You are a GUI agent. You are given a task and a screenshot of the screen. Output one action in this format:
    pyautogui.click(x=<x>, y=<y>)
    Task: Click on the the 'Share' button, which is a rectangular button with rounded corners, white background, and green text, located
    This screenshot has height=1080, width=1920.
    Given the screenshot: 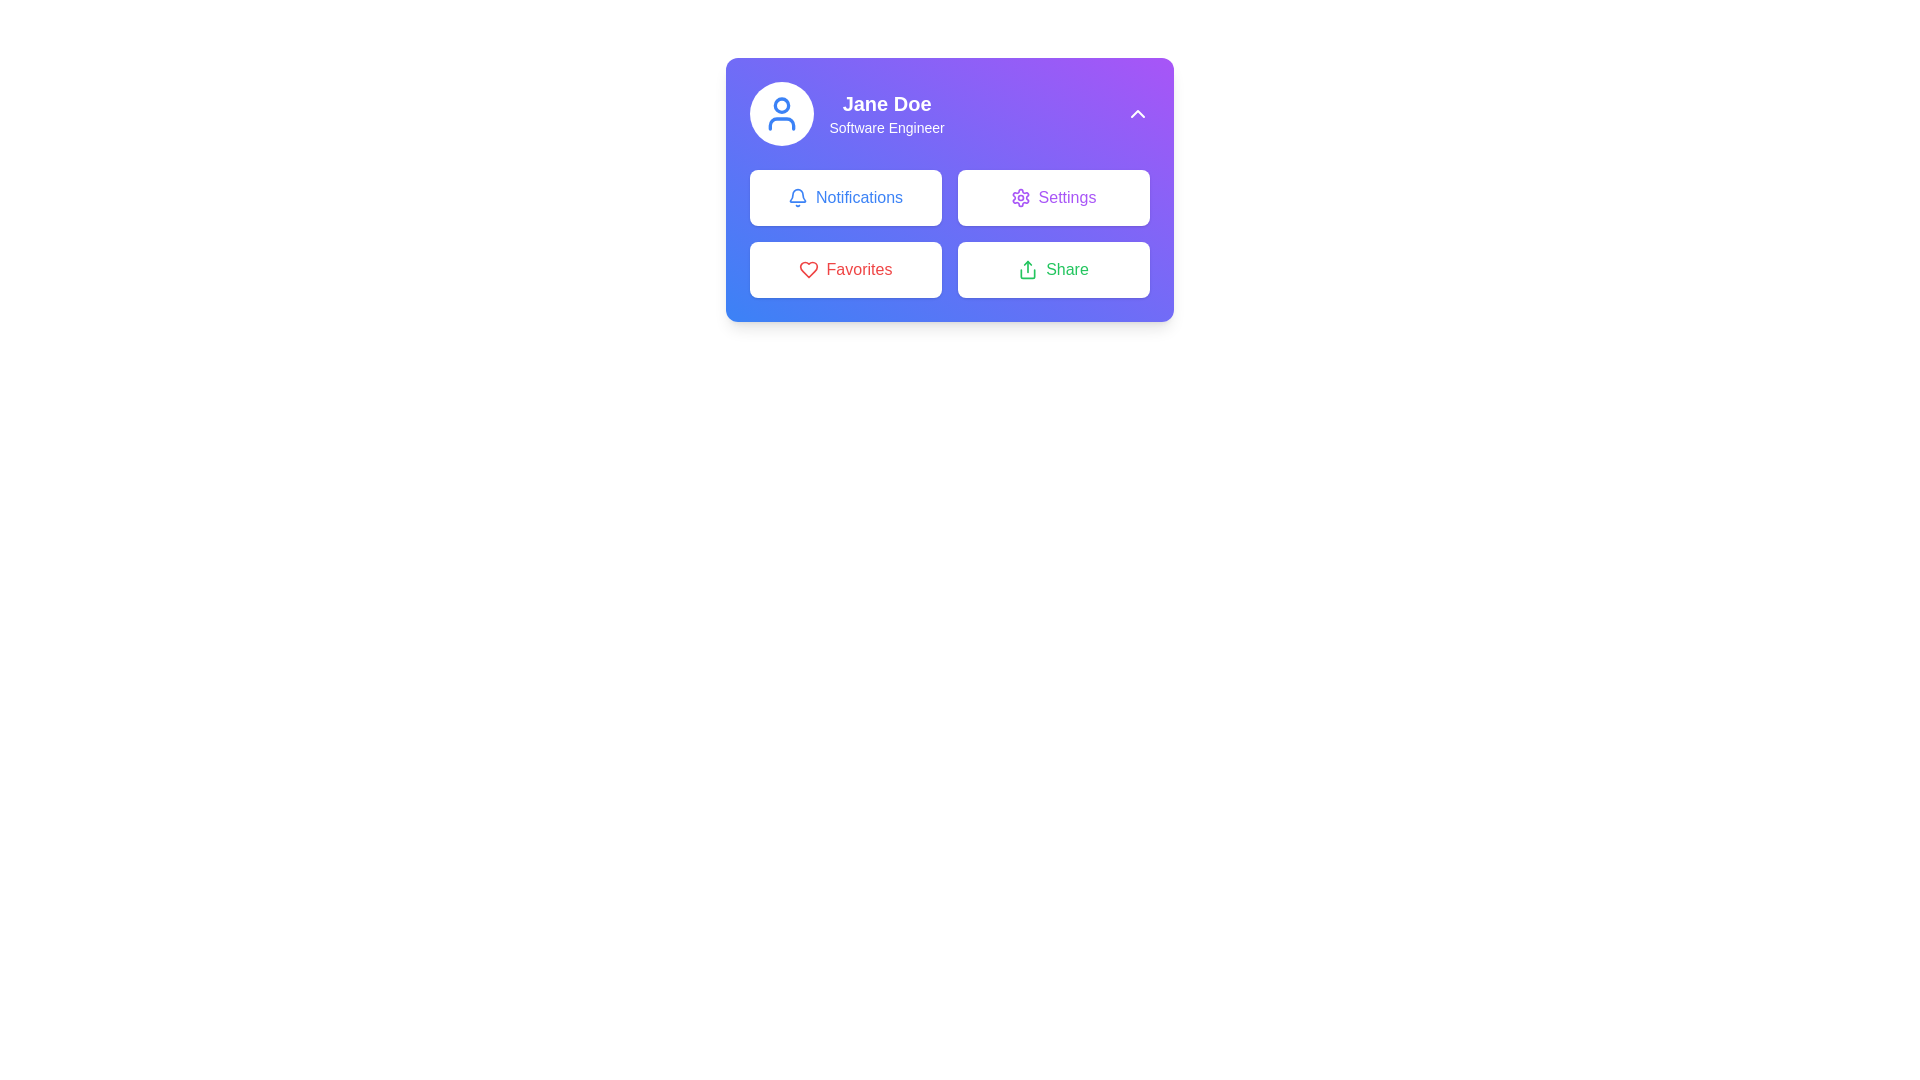 What is the action you would take?
    pyautogui.click(x=1052, y=270)
    